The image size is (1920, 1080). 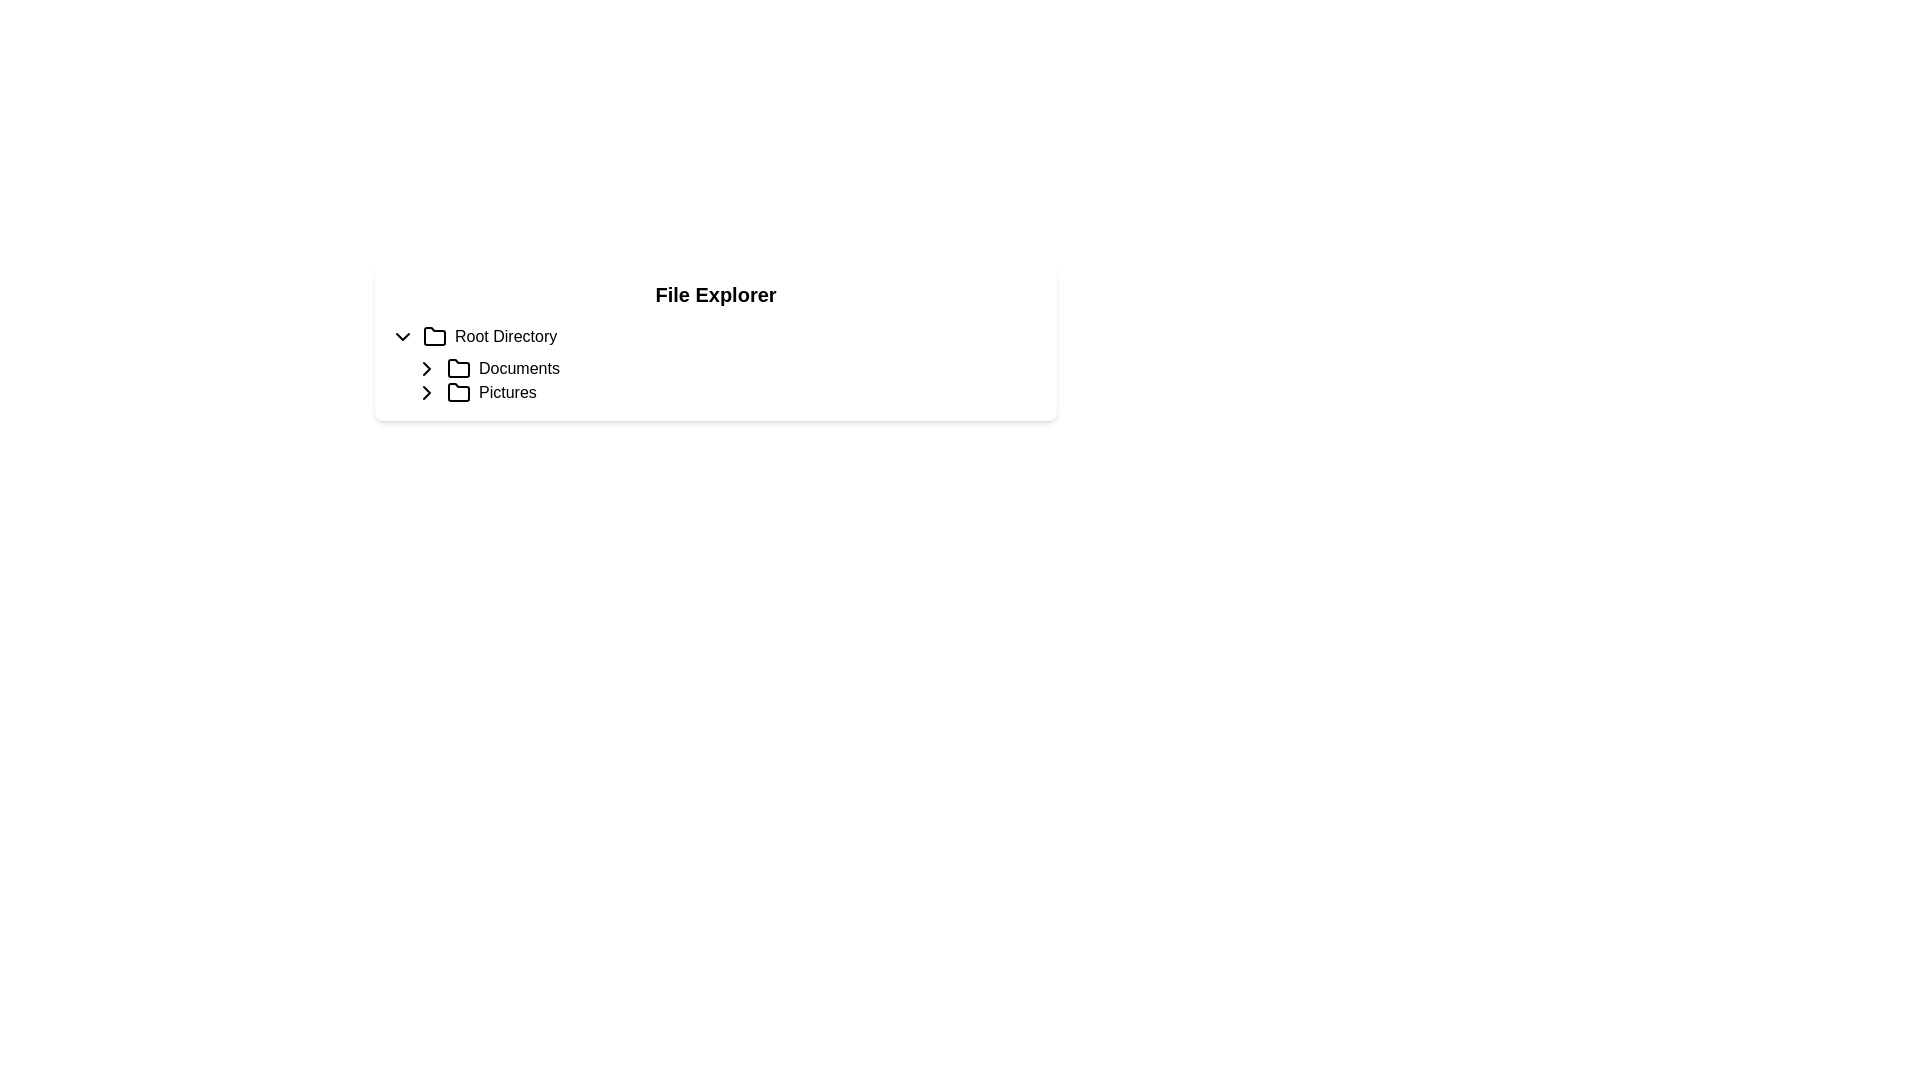 What do you see at coordinates (426, 393) in the screenshot?
I see `the Chevron Icon located to the left of the 'Pictures' folder label in the file tree` at bounding box center [426, 393].